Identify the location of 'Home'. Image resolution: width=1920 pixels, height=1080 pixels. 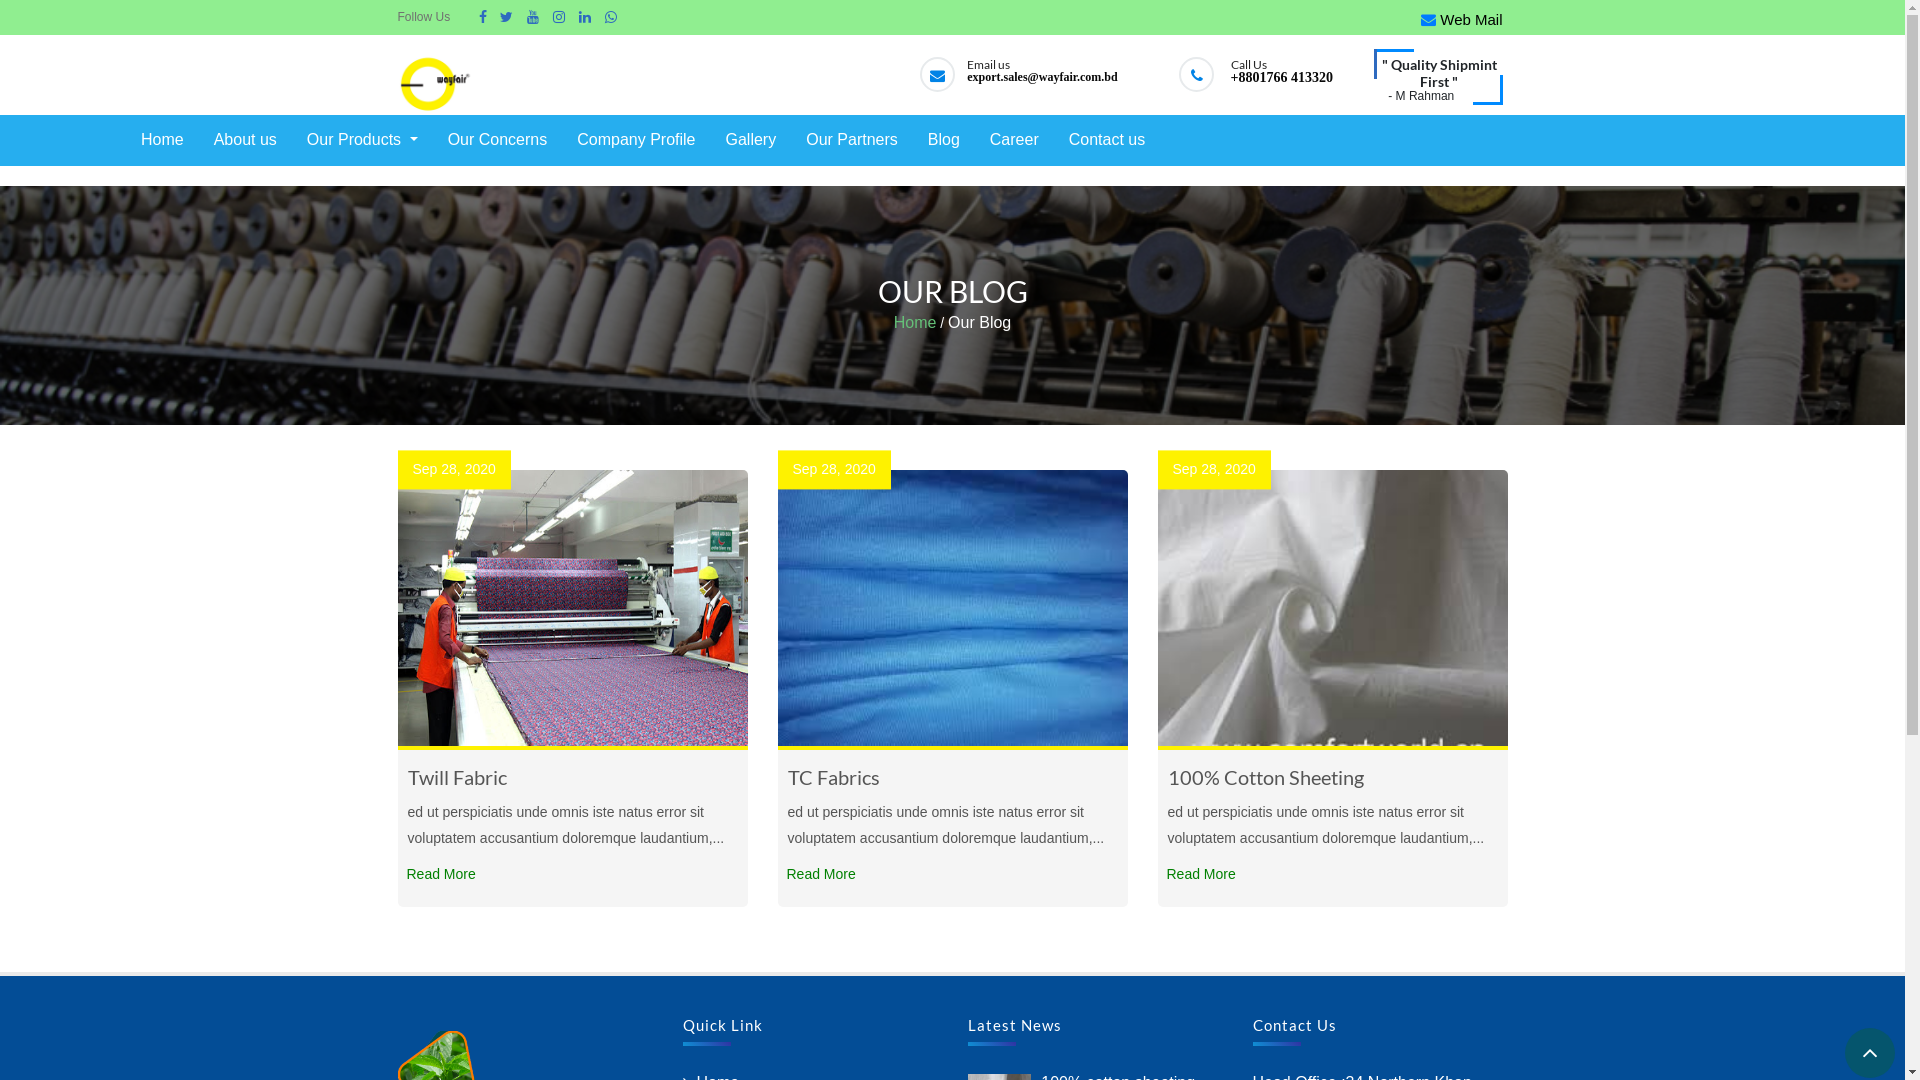
(914, 322).